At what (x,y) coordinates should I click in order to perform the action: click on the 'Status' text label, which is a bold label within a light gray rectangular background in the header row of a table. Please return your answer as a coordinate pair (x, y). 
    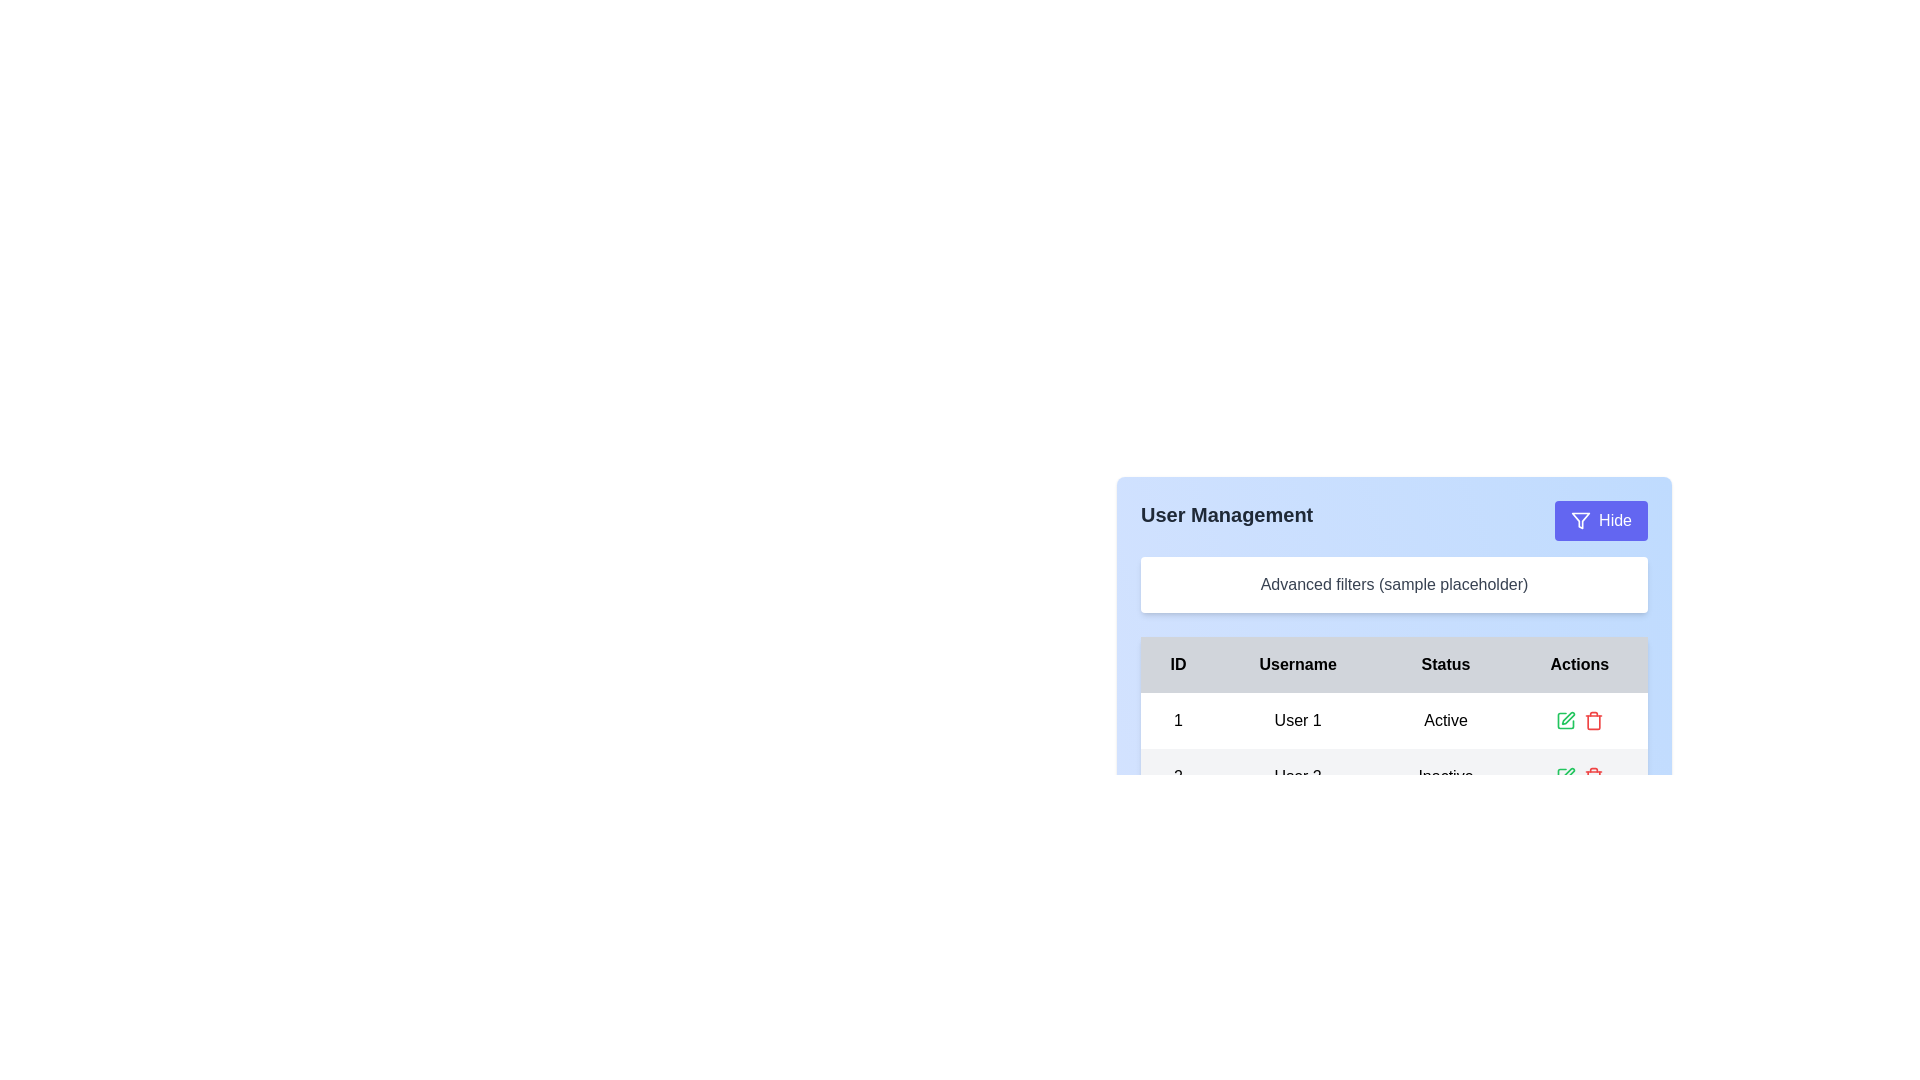
    Looking at the image, I should click on (1445, 664).